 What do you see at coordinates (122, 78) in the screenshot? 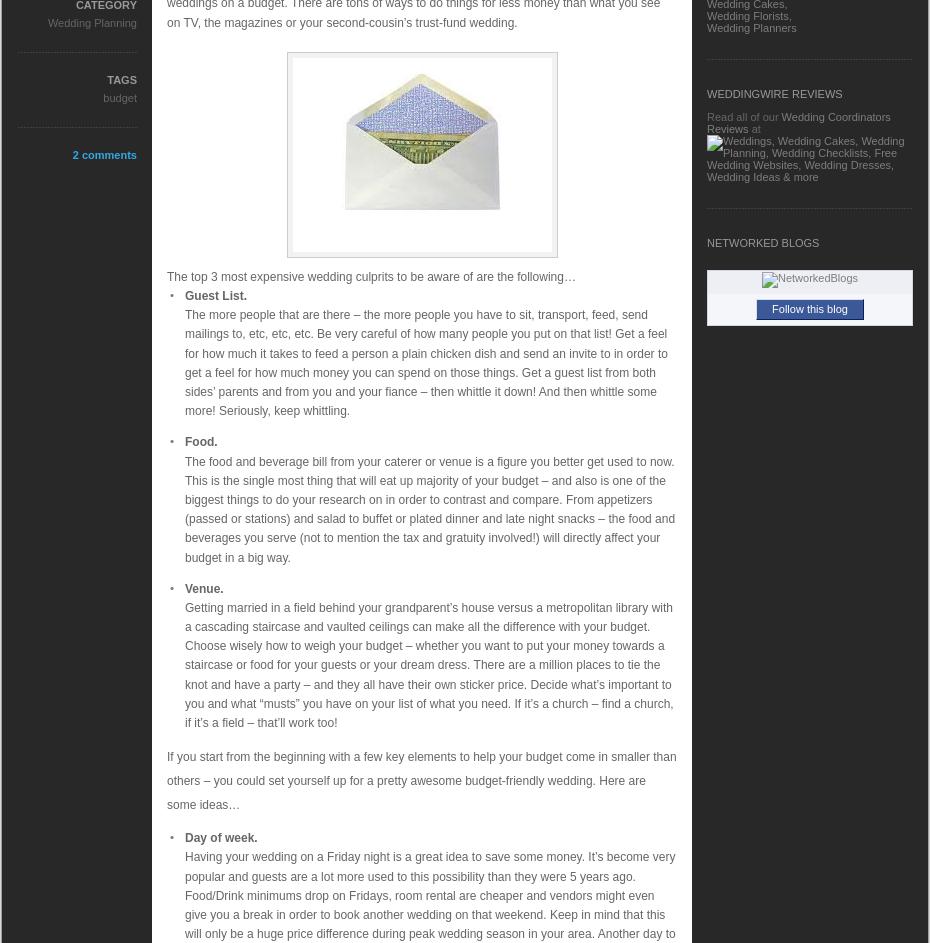
I see `'TAGS'` at bounding box center [122, 78].